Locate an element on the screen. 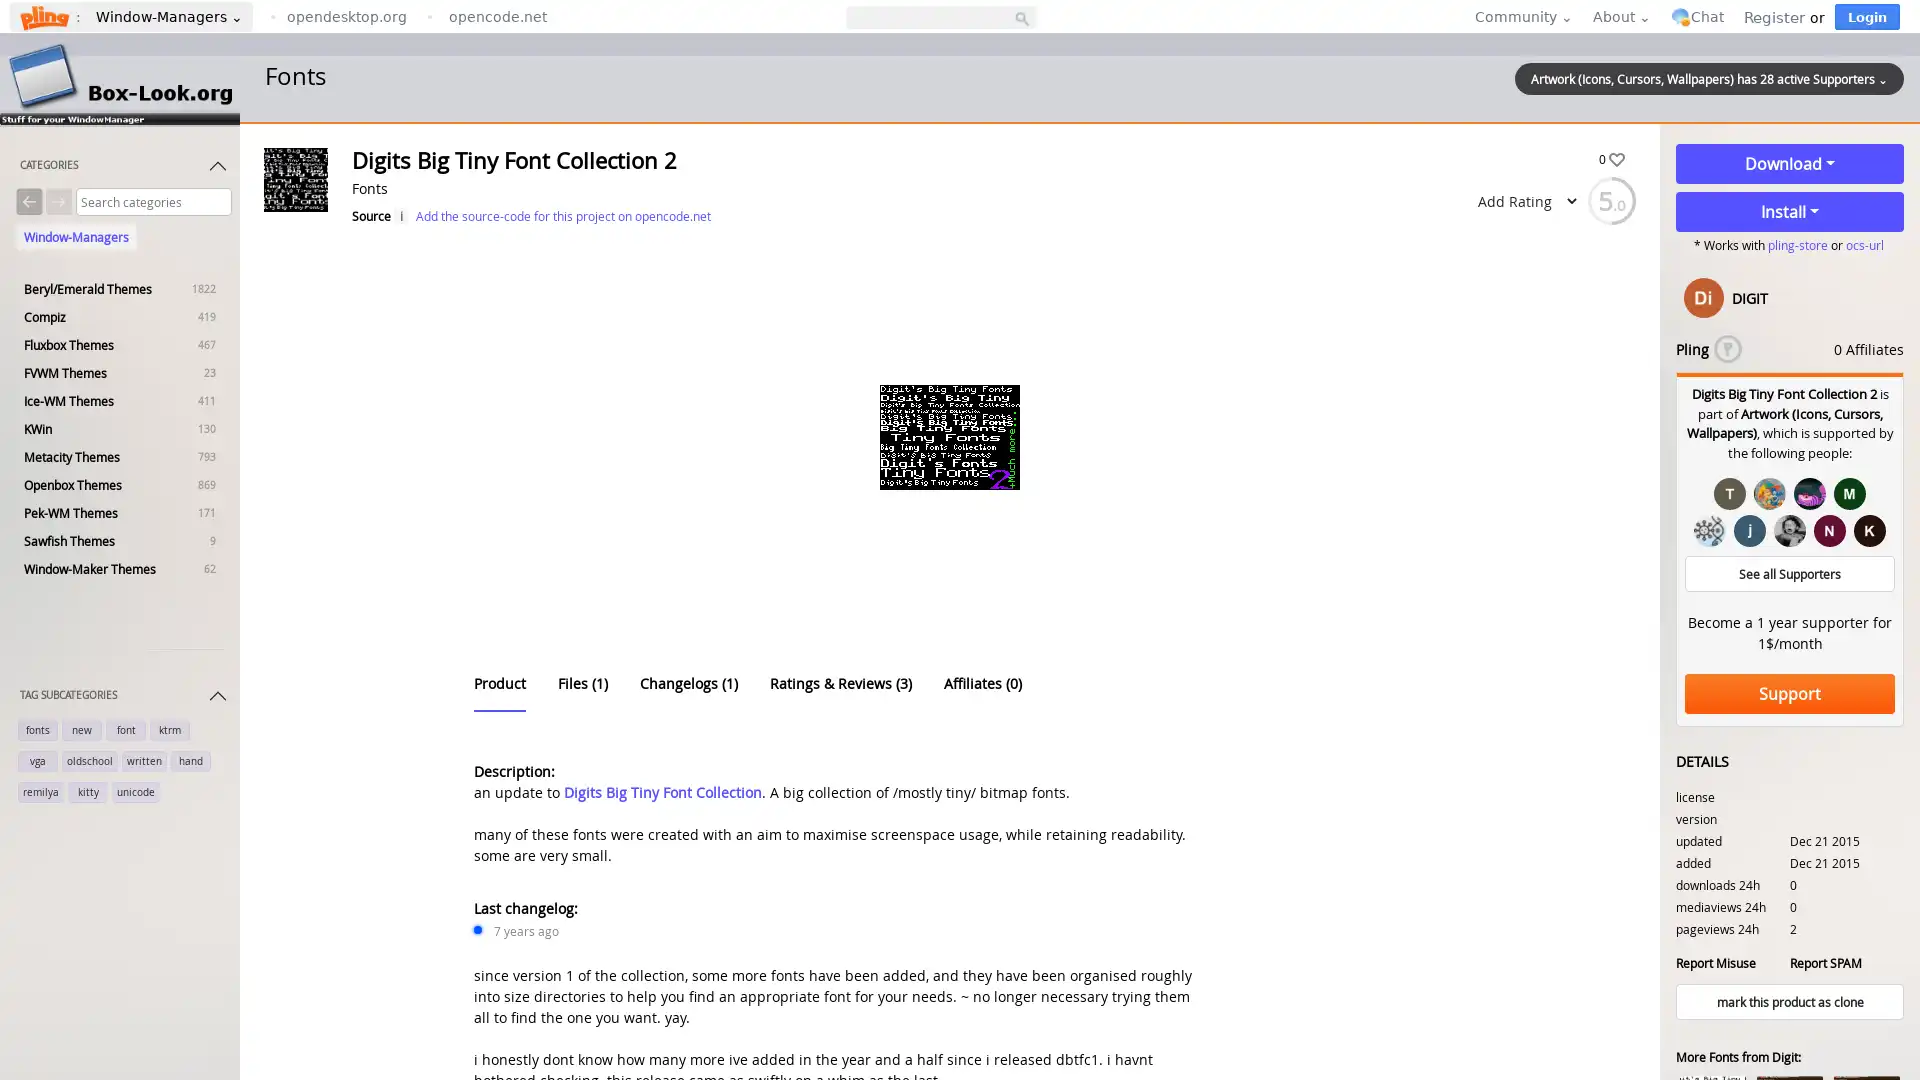  CATEGORIES is located at coordinates (123, 168).